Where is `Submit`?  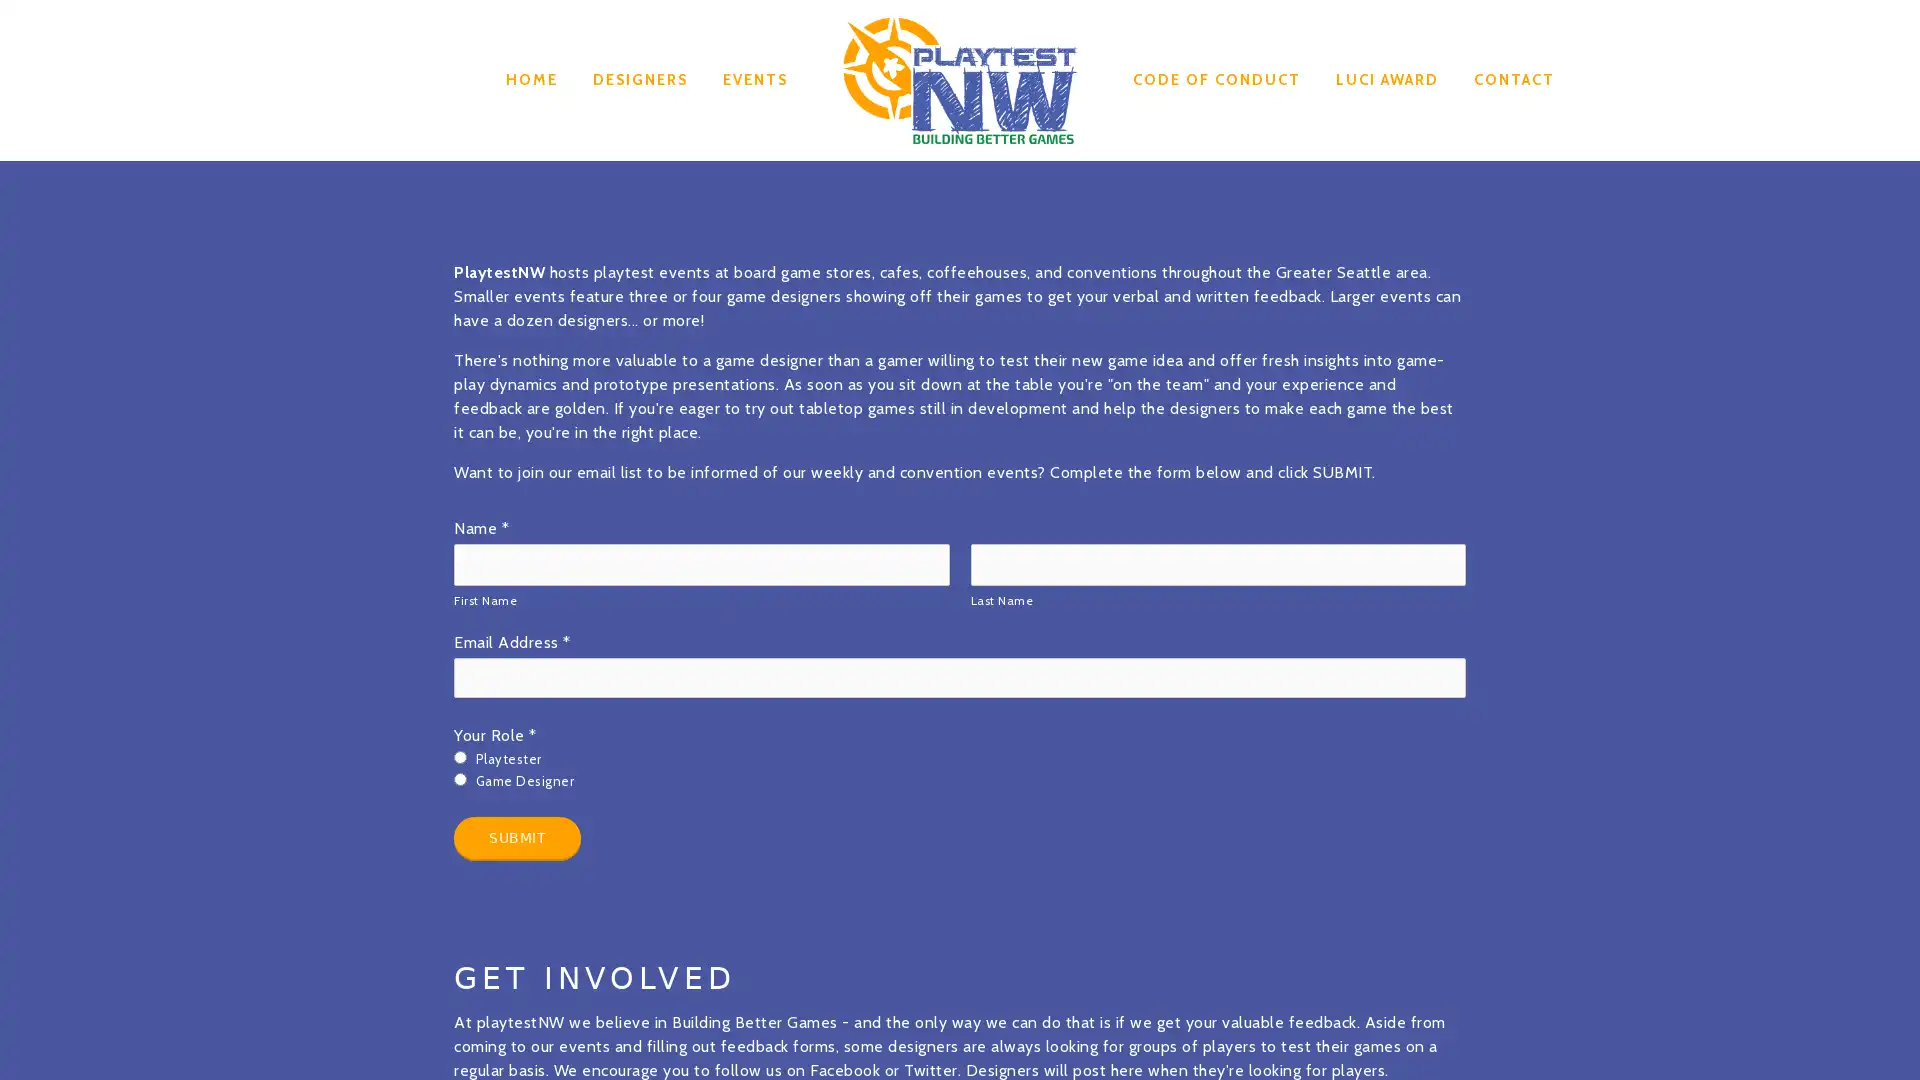
Submit is located at coordinates (517, 837).